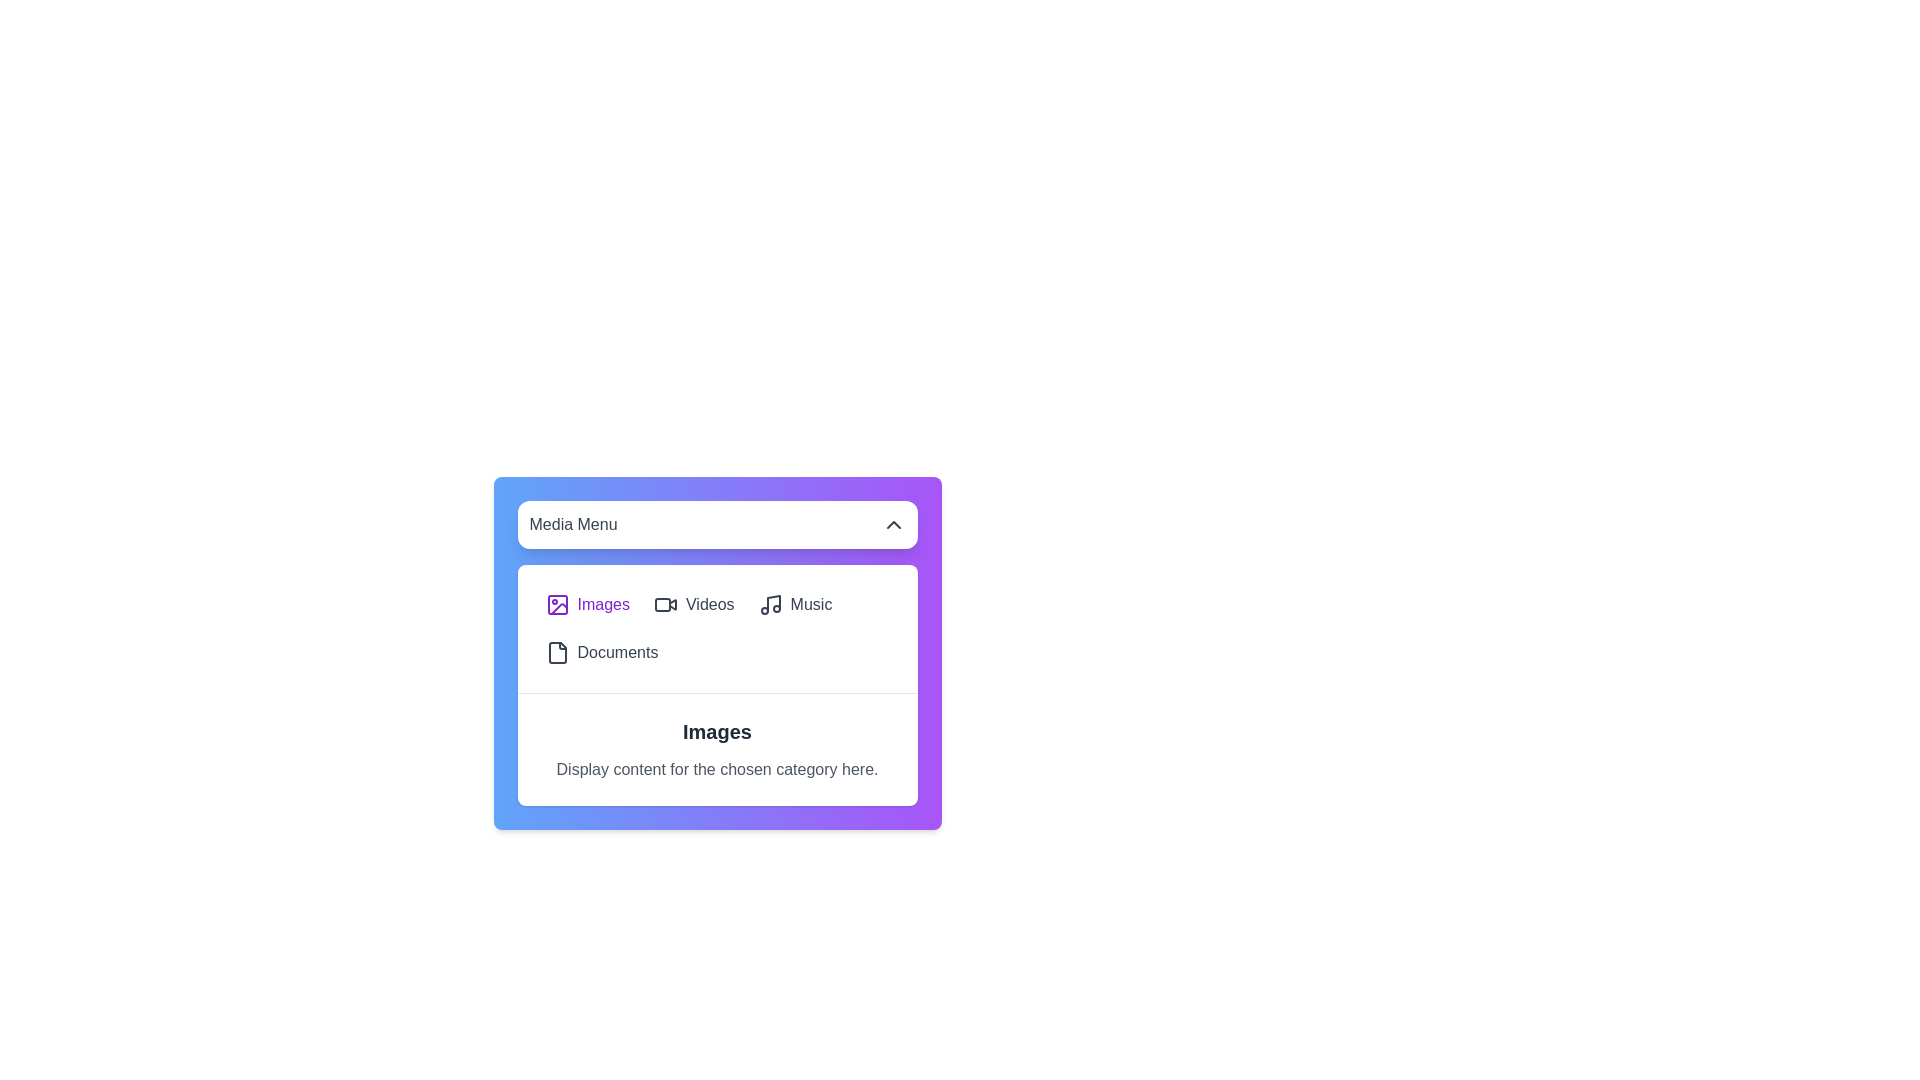 The image size is (1920, 1080). What do you see at coordinates (717, 627) in the screenshot?
I see `the icons in the Tab Navigation Bar` at bounding box center [717, 627].